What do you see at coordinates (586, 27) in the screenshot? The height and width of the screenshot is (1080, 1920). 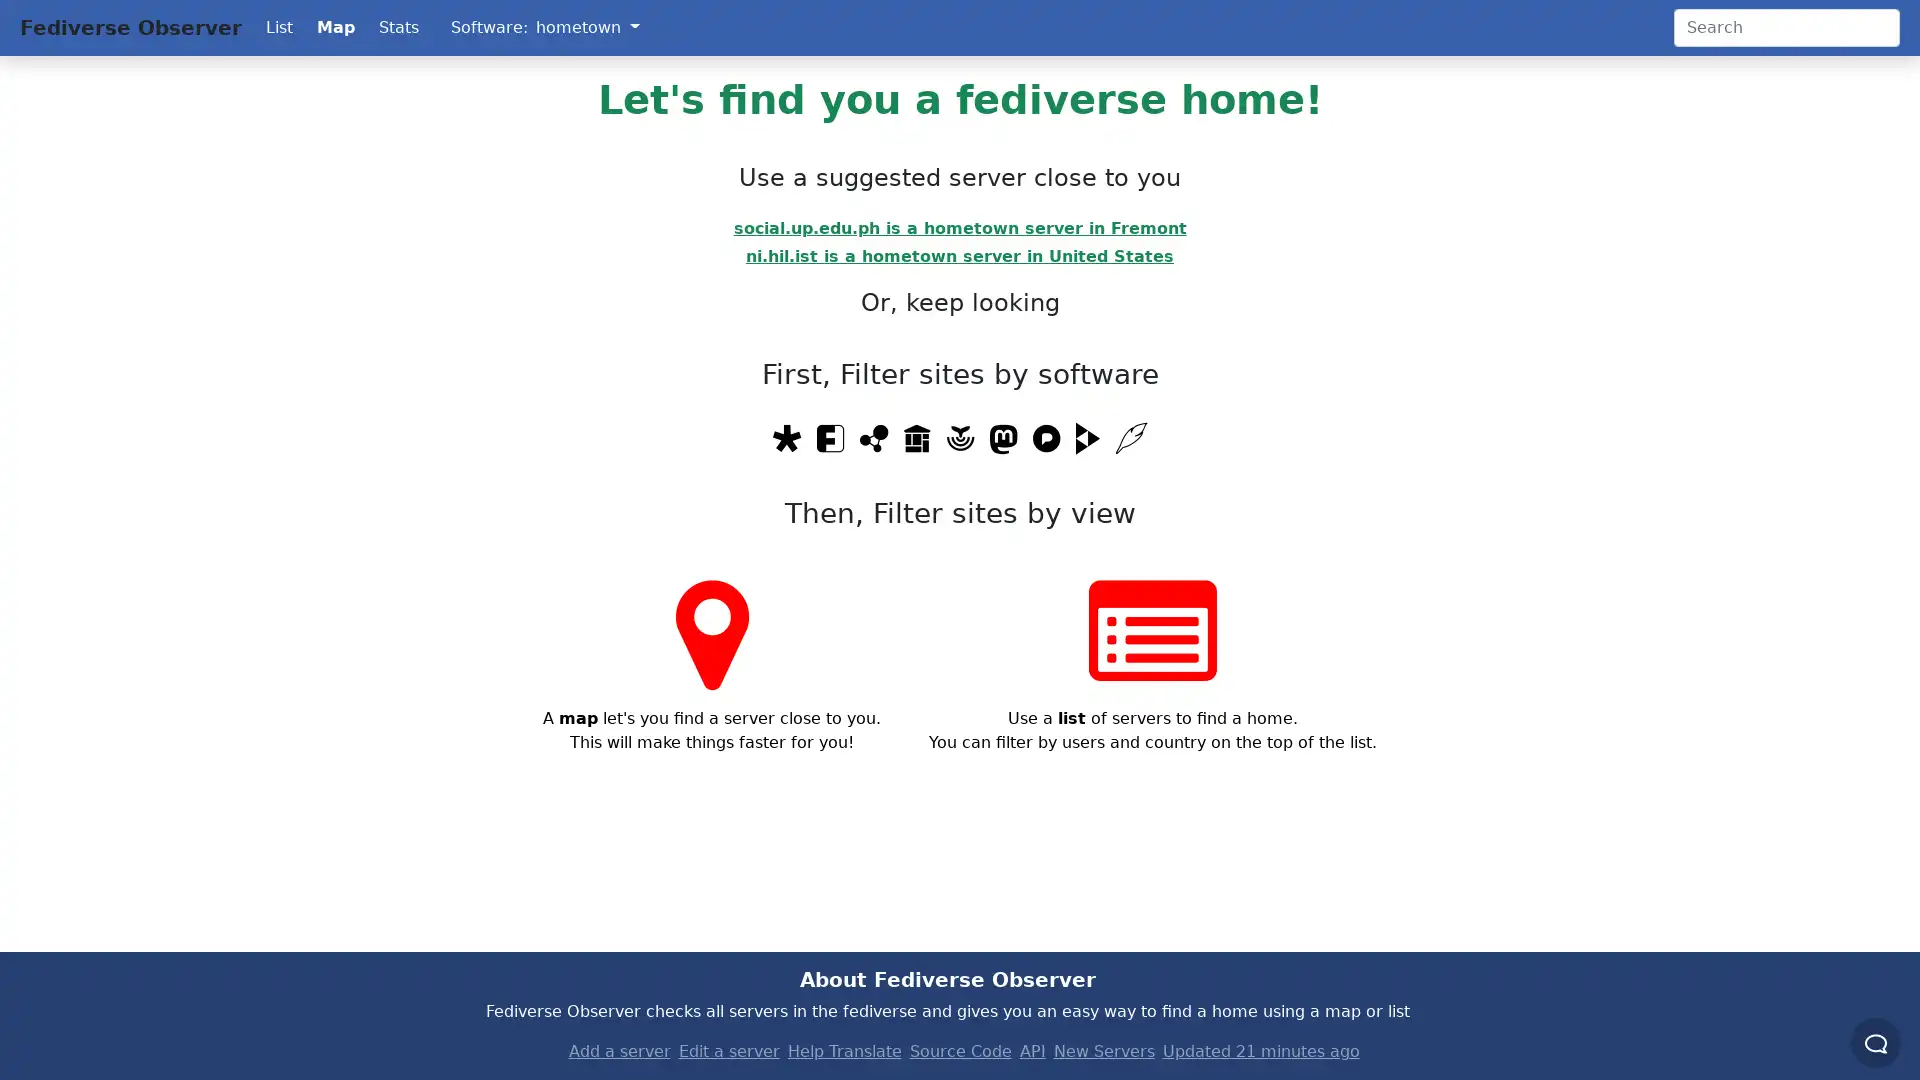 I see `hometown` at bounding box center [586, 27].